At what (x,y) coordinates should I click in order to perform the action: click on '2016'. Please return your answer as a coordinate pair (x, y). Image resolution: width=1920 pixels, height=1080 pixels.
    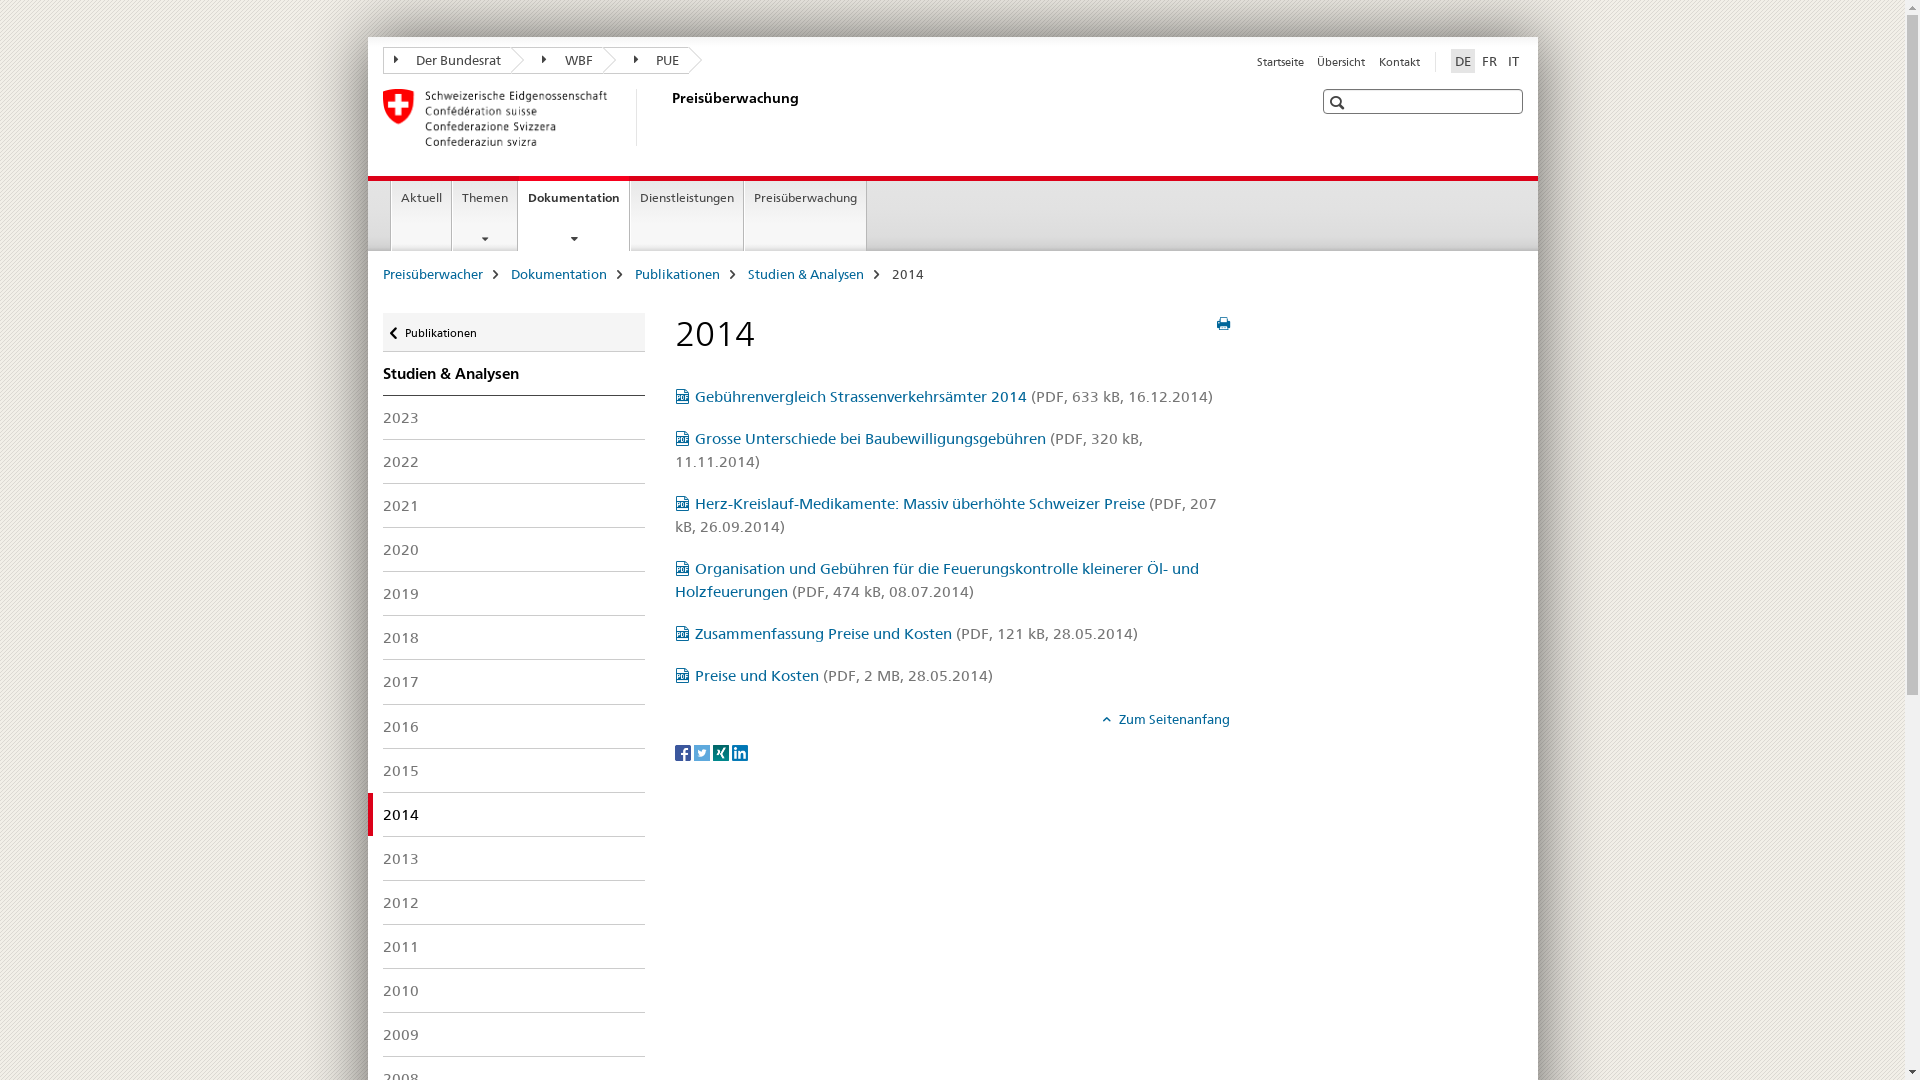
    Looking at the image, I should click on (513, 726).